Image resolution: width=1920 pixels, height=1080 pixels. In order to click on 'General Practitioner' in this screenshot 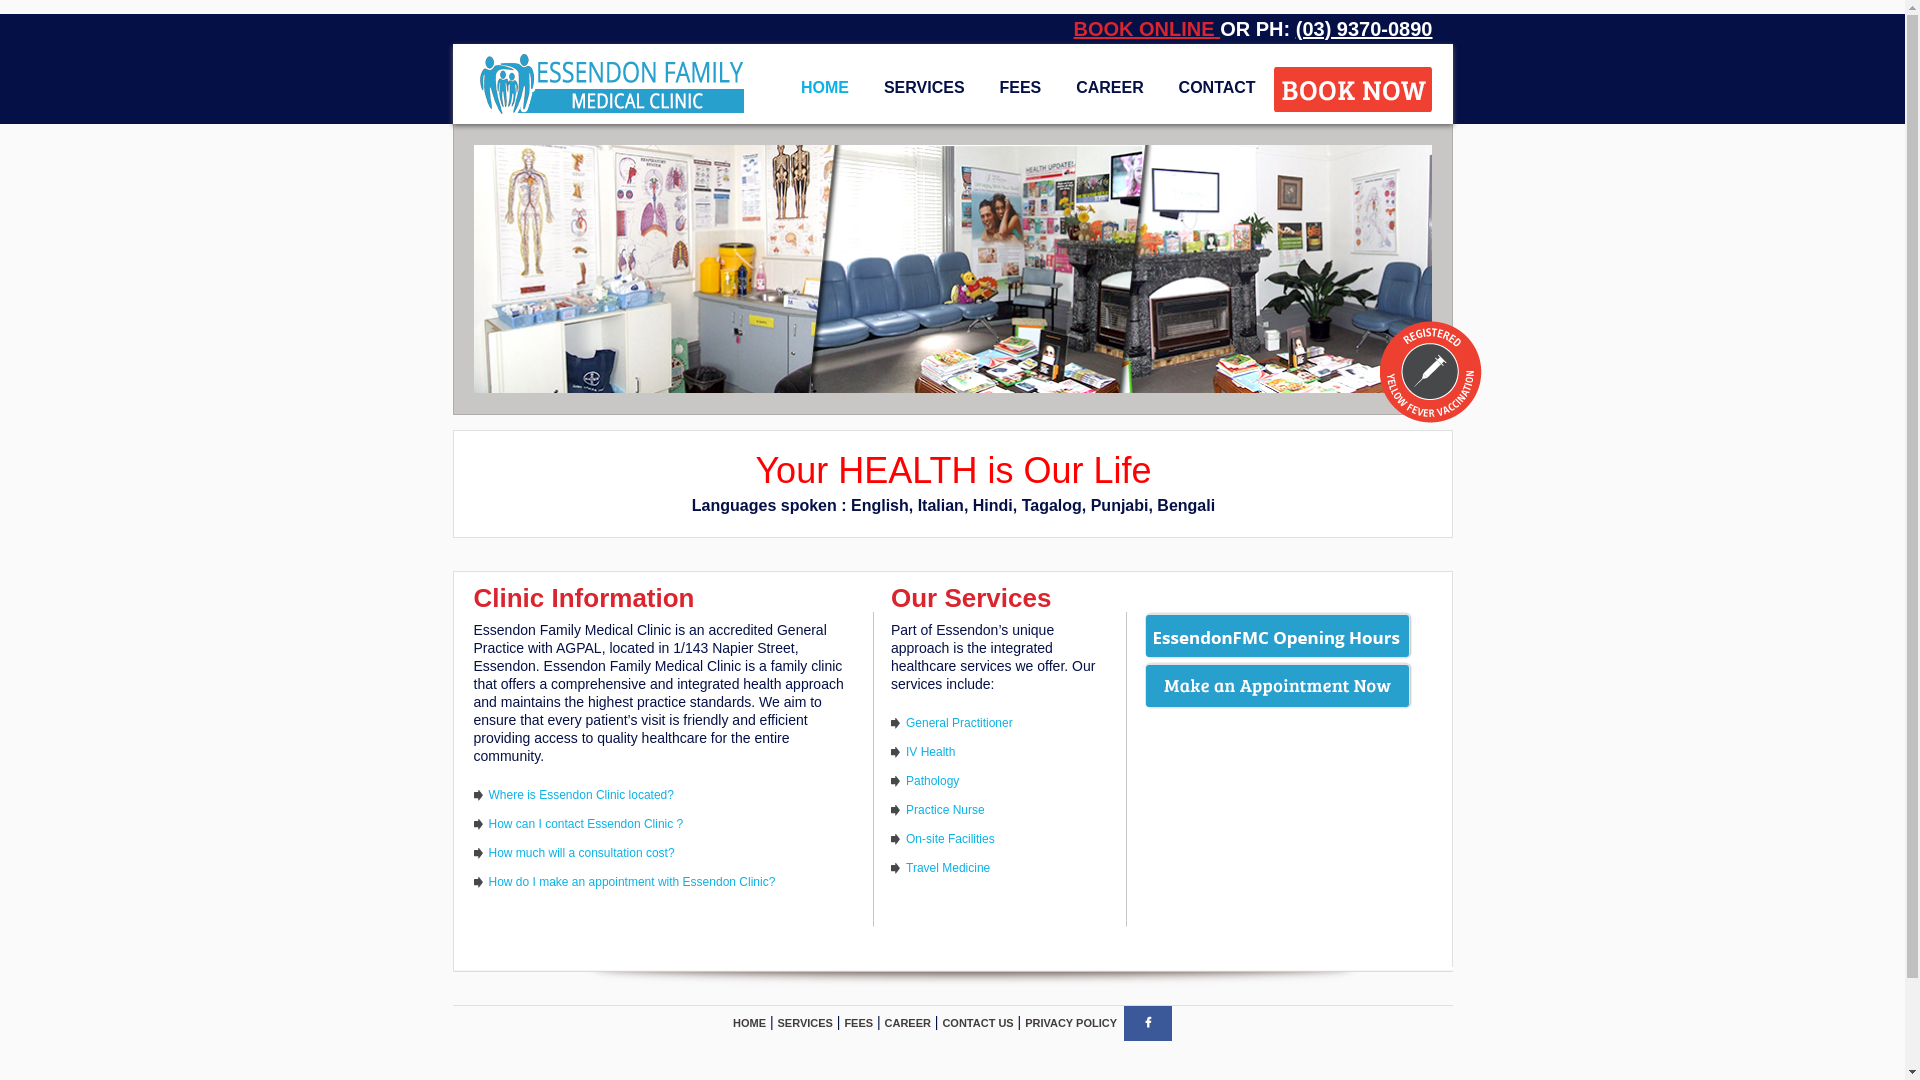, I will do `click(905, 722)`.